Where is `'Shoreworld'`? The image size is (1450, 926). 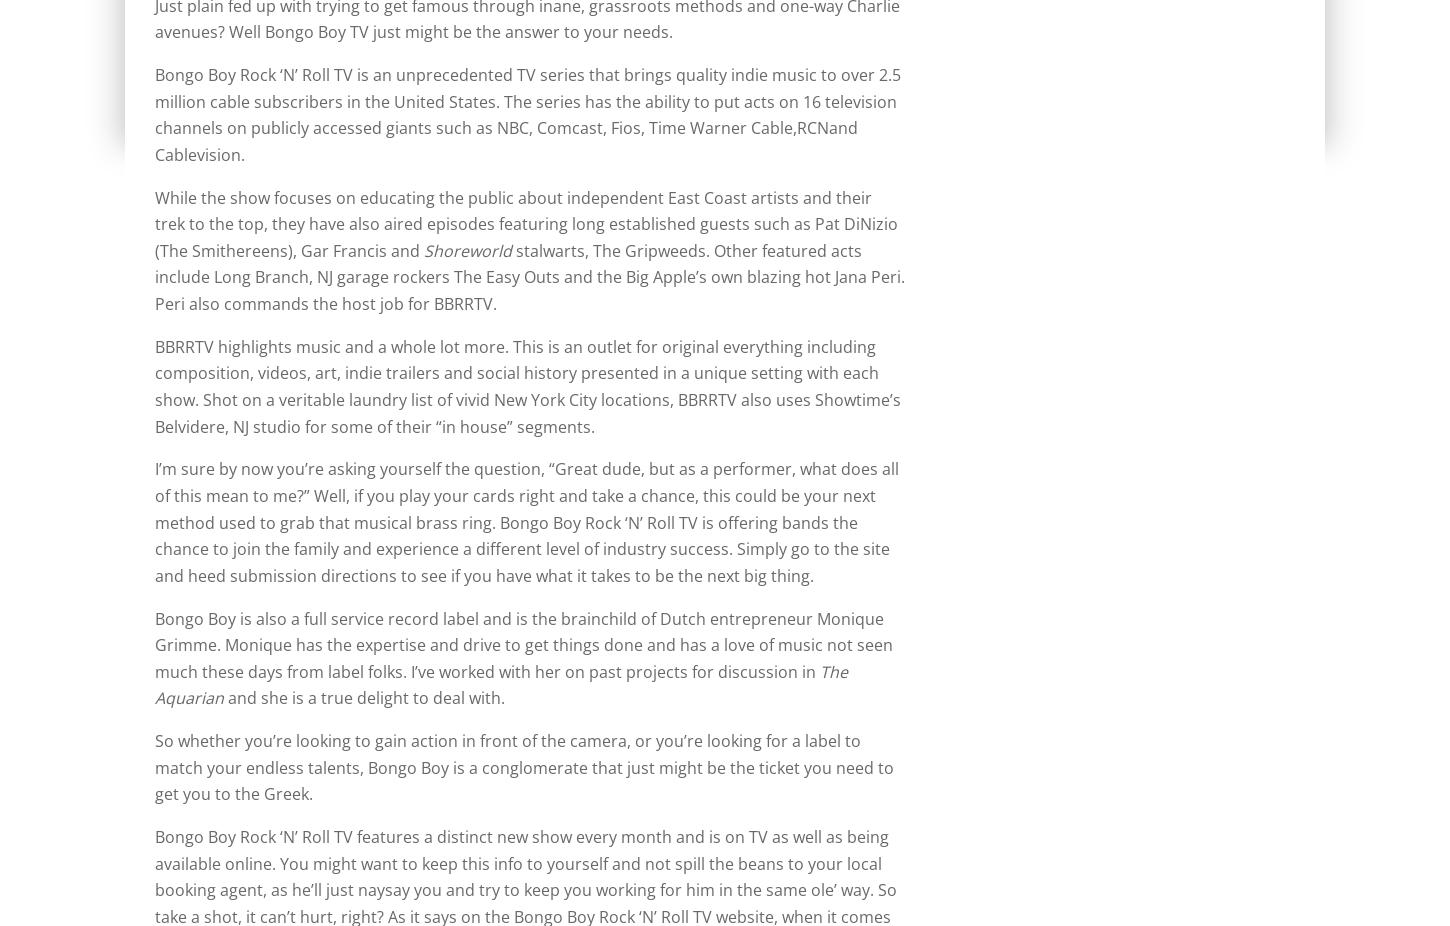 'Shoreworld' is located at coordinates (467, 250).